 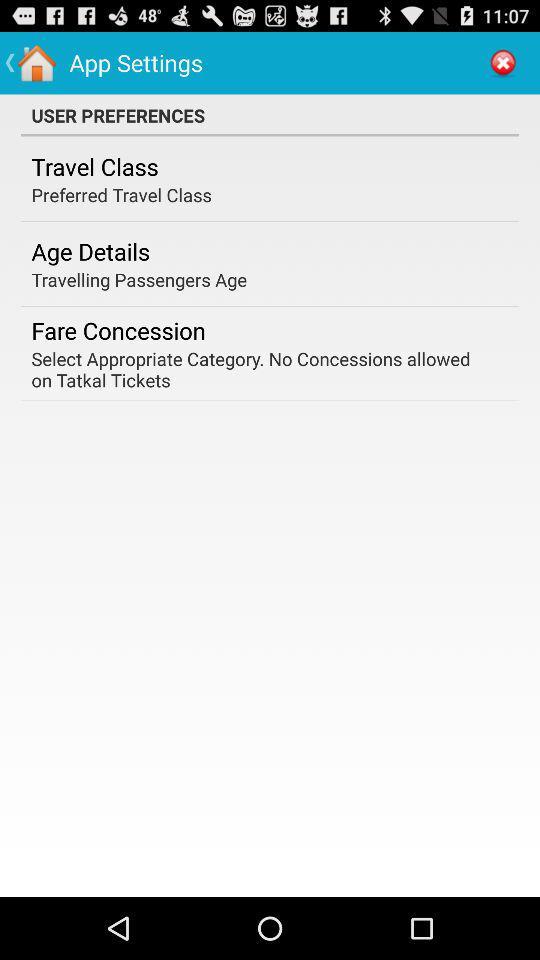 I want to click on the item next to  app settings app, so click(x=502, y=62).